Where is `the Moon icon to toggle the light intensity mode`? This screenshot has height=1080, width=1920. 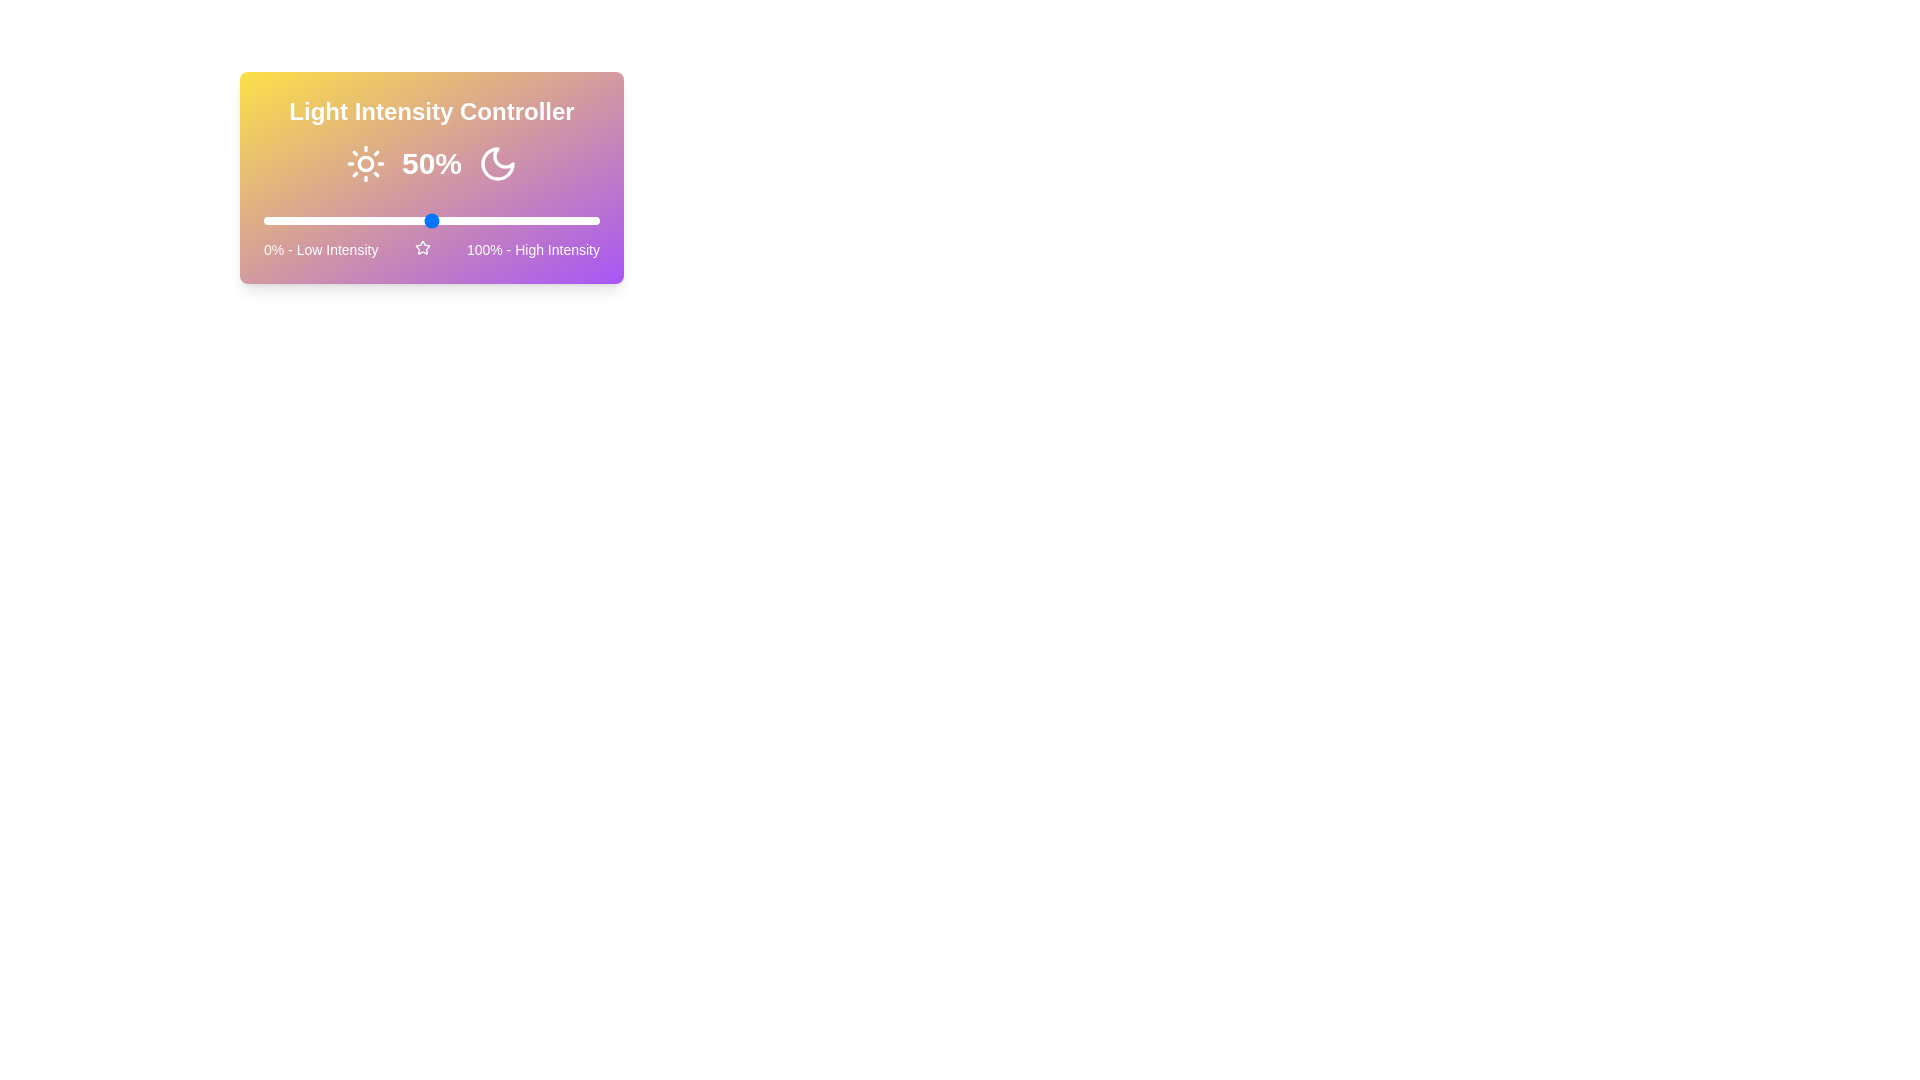 the Moon icon to toggle the light intensity mode is located at coordinates (498, 163).